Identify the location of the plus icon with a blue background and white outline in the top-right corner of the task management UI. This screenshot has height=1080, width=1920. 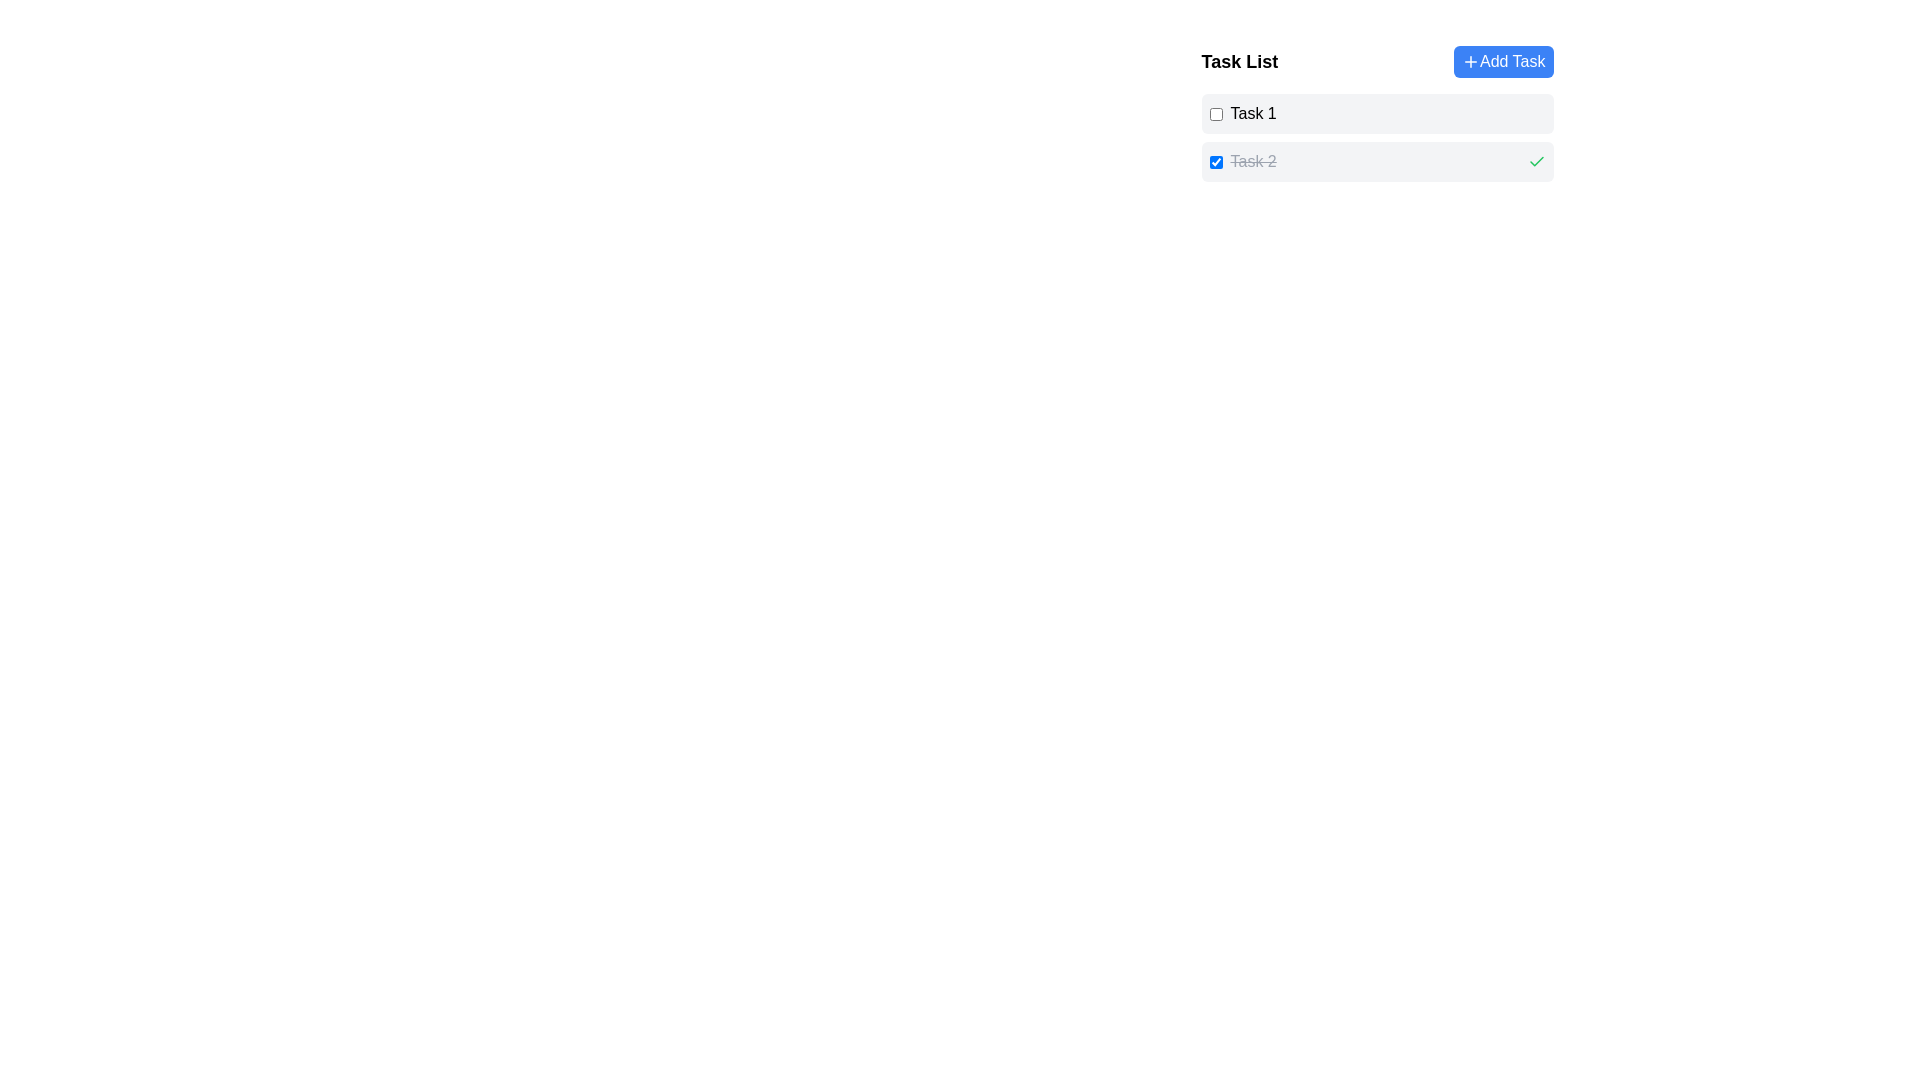
(1470, 60).